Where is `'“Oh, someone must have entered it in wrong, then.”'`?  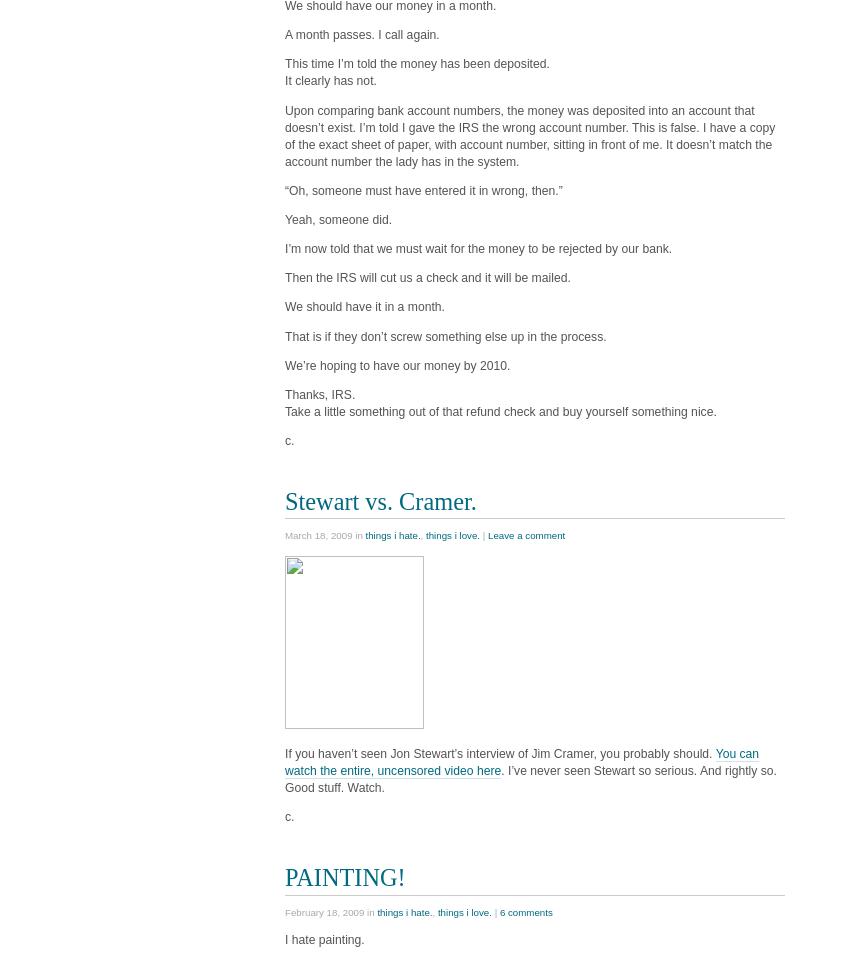
'“Oh, someone must have entered it in wrong, then.”' is located at coordinates (423, 189).